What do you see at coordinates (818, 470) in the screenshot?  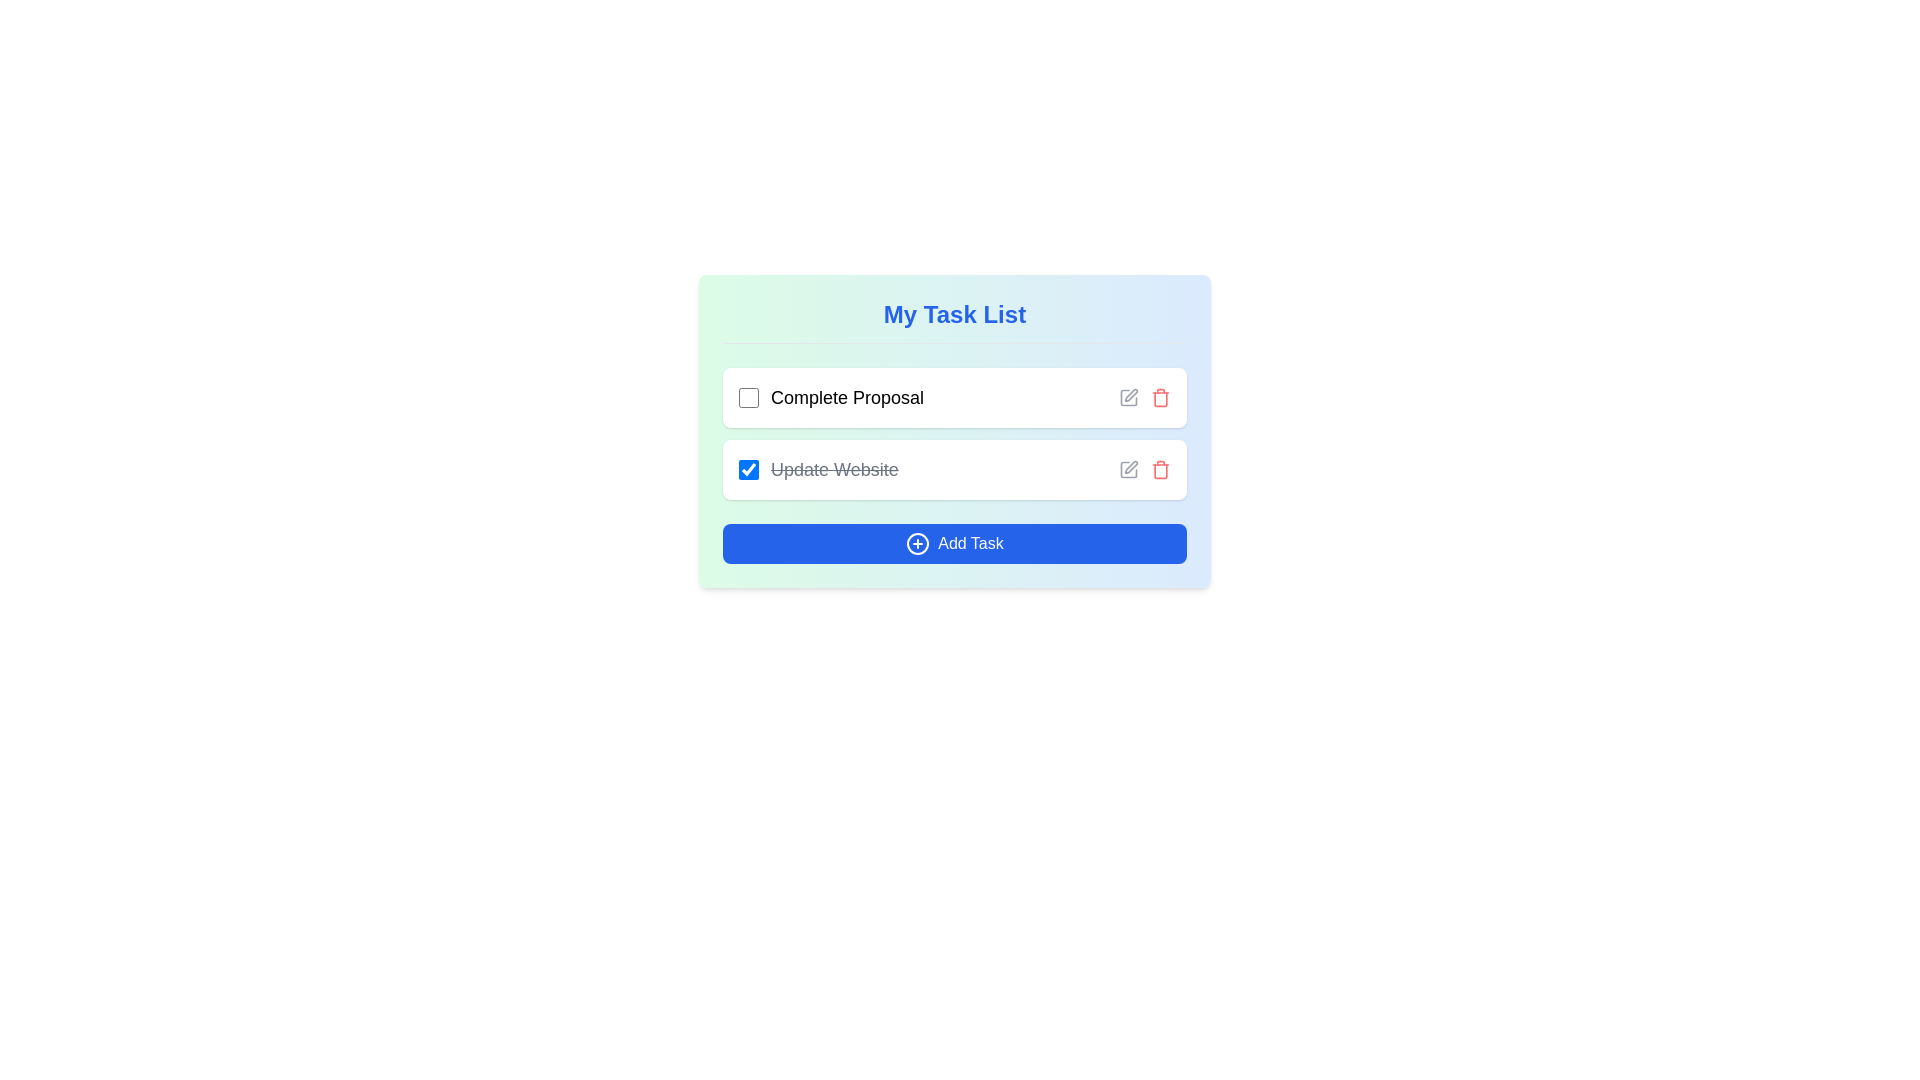 I see `the text label 'Update Website' in the second list item of 'My Task List' to possibly reveal additional options` at bounding box center [818, 470].